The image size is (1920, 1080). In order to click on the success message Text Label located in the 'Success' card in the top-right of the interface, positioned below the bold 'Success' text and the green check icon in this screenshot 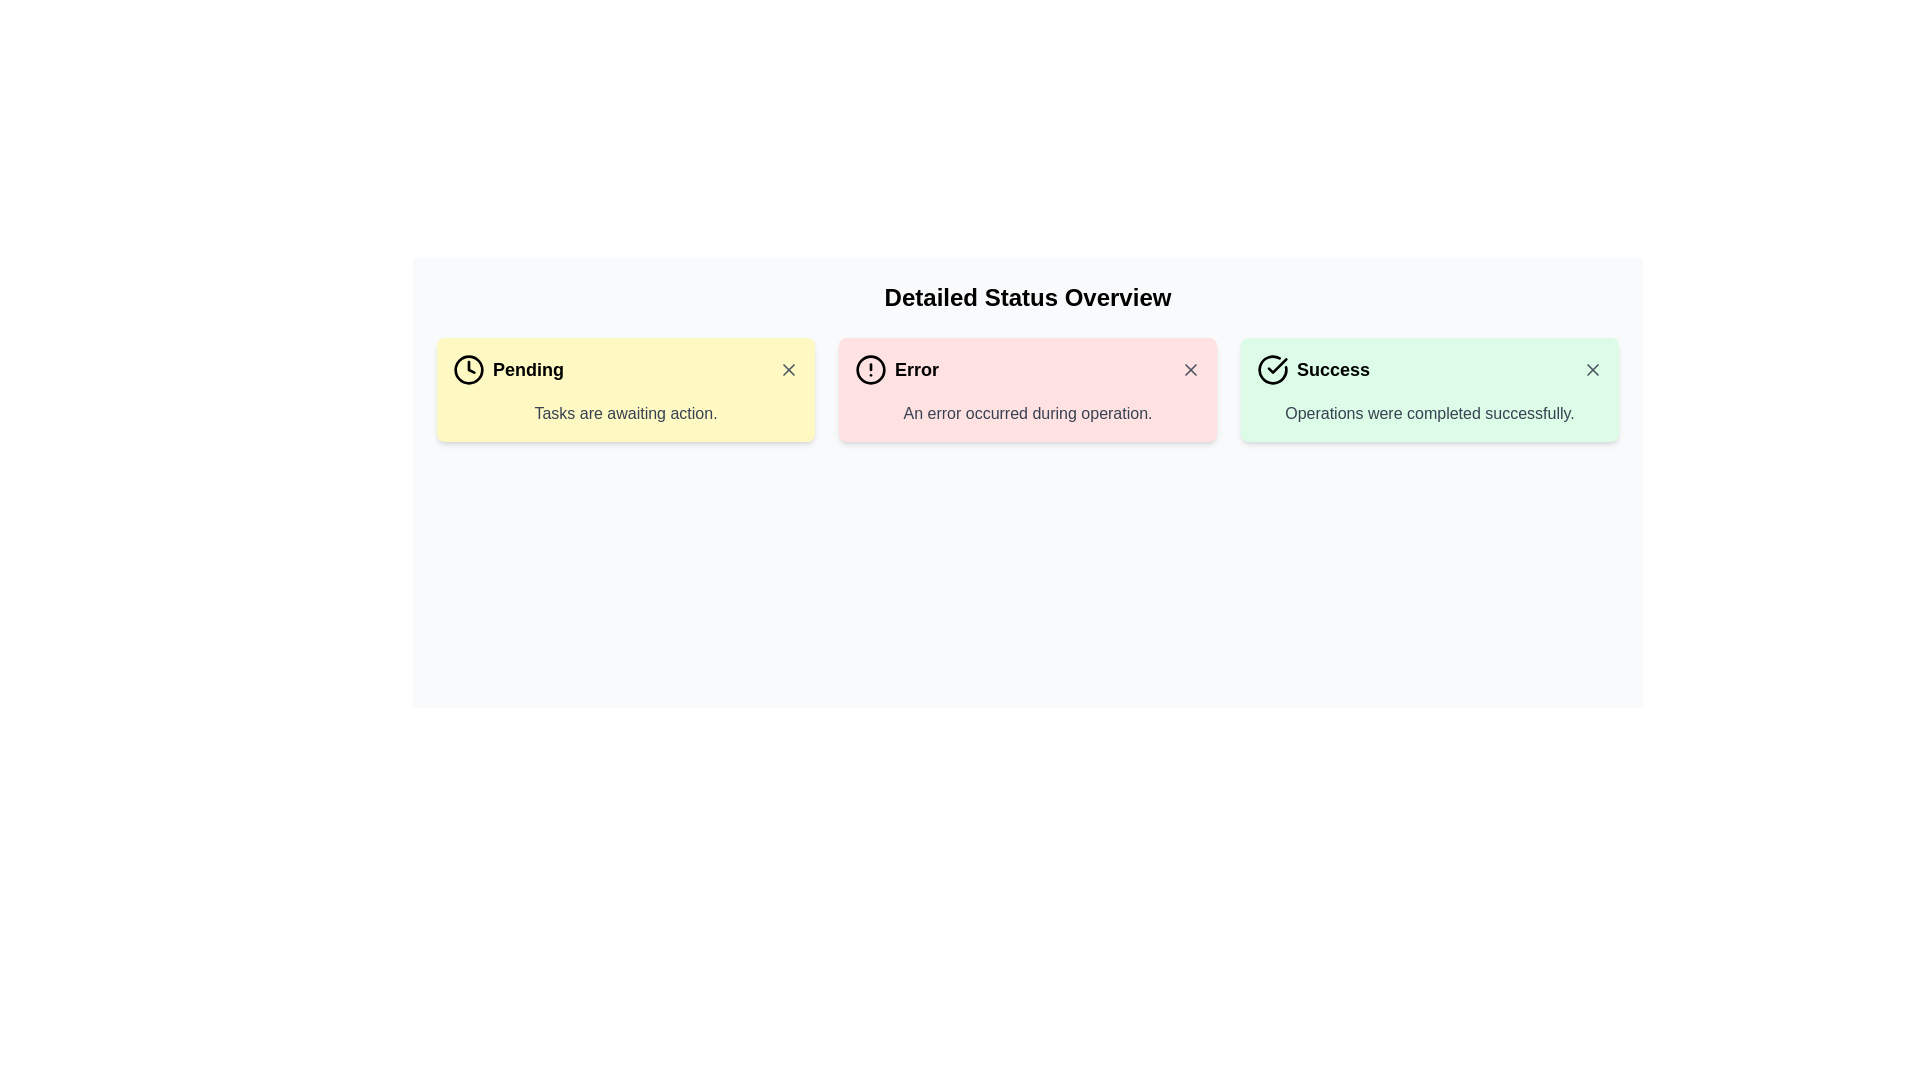, I will do `click(1429, 412)`.